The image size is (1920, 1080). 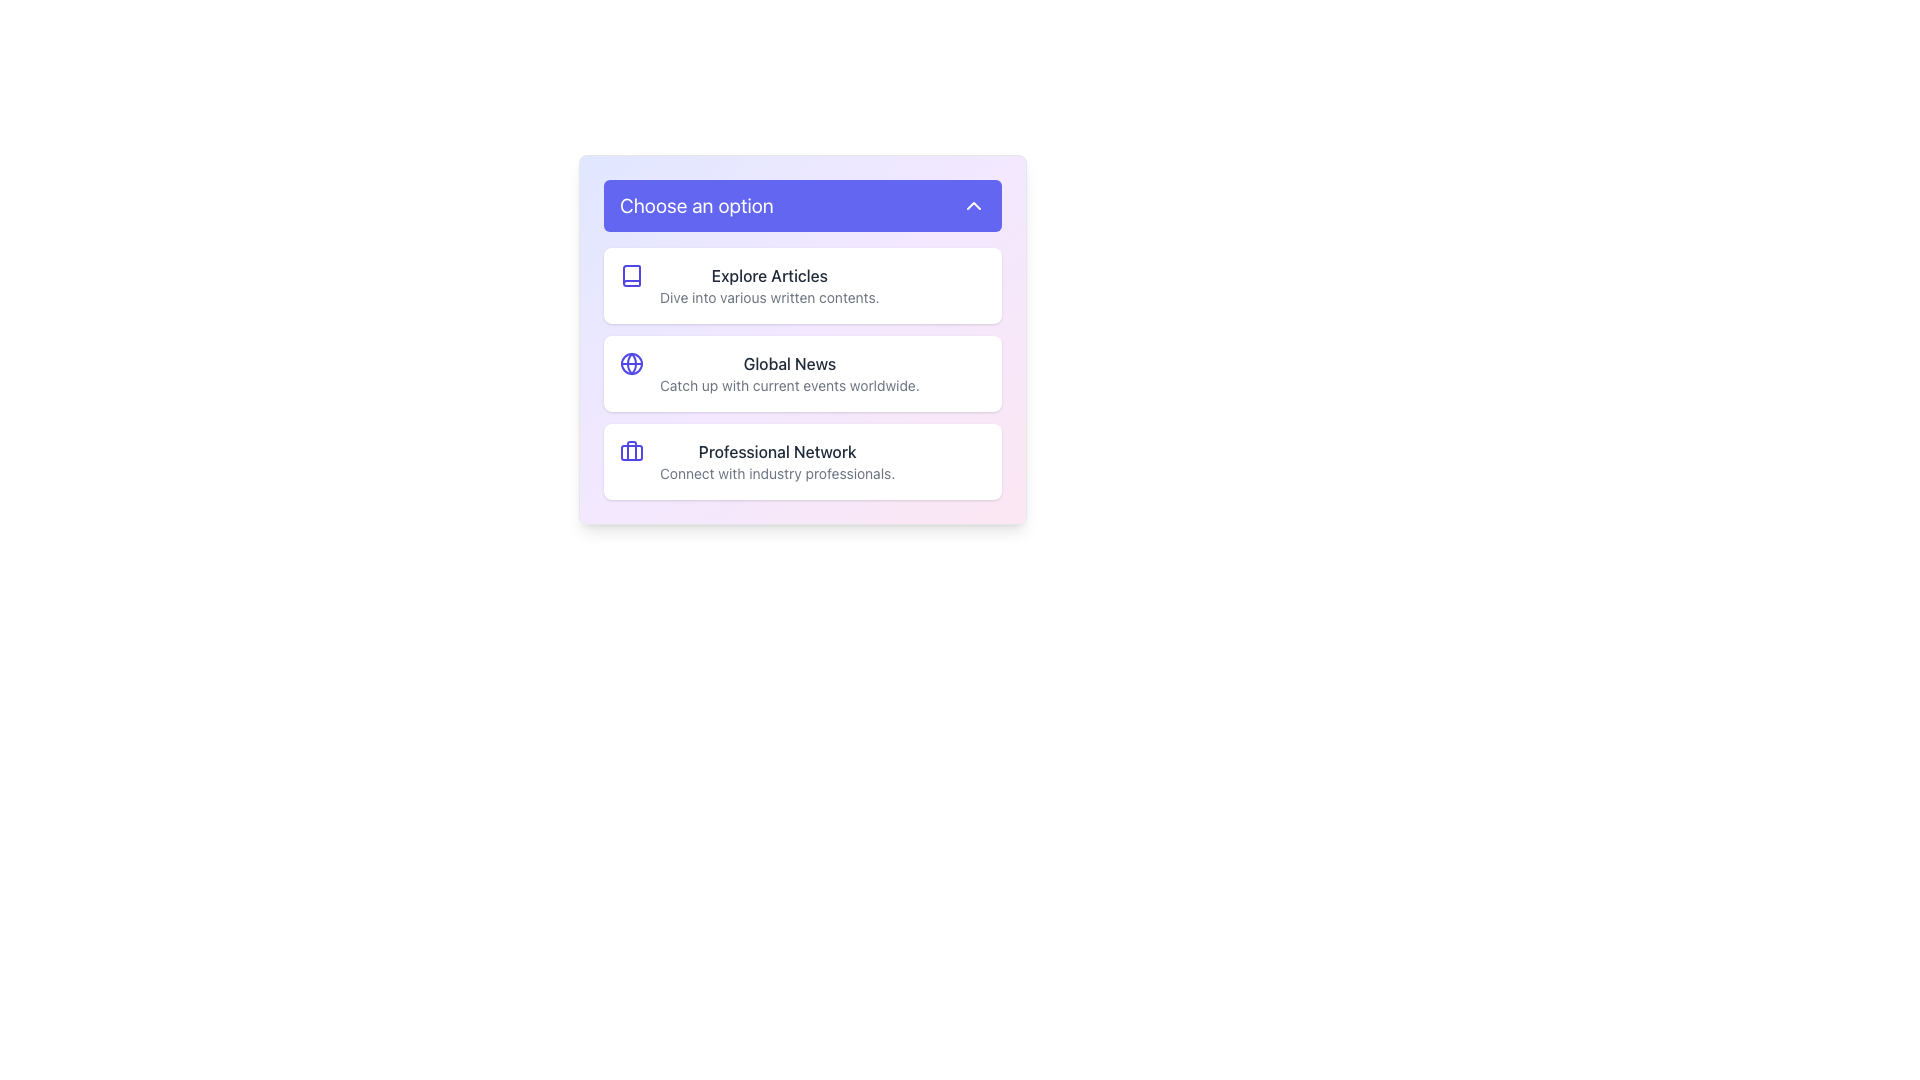 I want to click on the 'Choose an option' text label, which is styled with white text on a bold indigo background and serves as the dropdown interface header, so click(x=696, y=205).